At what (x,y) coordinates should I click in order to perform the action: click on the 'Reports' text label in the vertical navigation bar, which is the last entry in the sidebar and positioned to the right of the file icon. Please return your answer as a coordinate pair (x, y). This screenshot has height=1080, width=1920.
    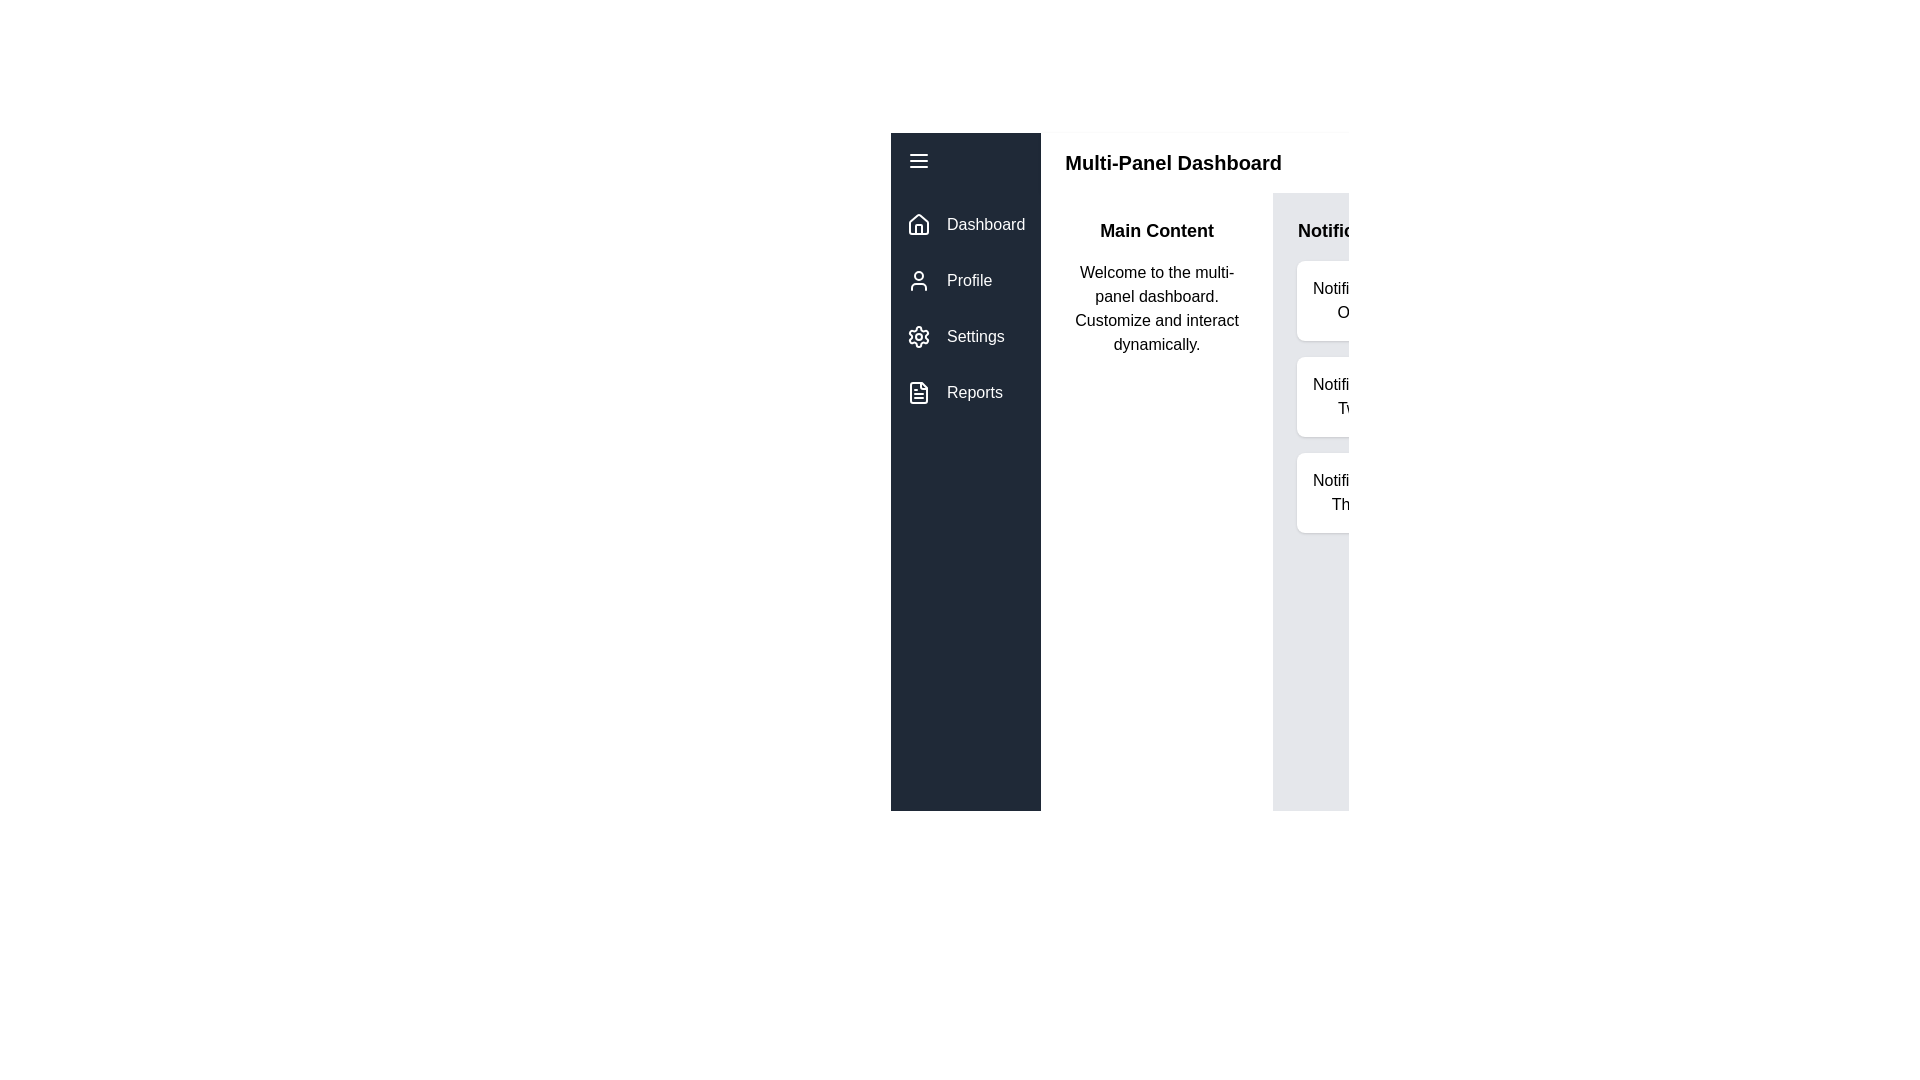
    Looking at the image, I should click on (974, 393).